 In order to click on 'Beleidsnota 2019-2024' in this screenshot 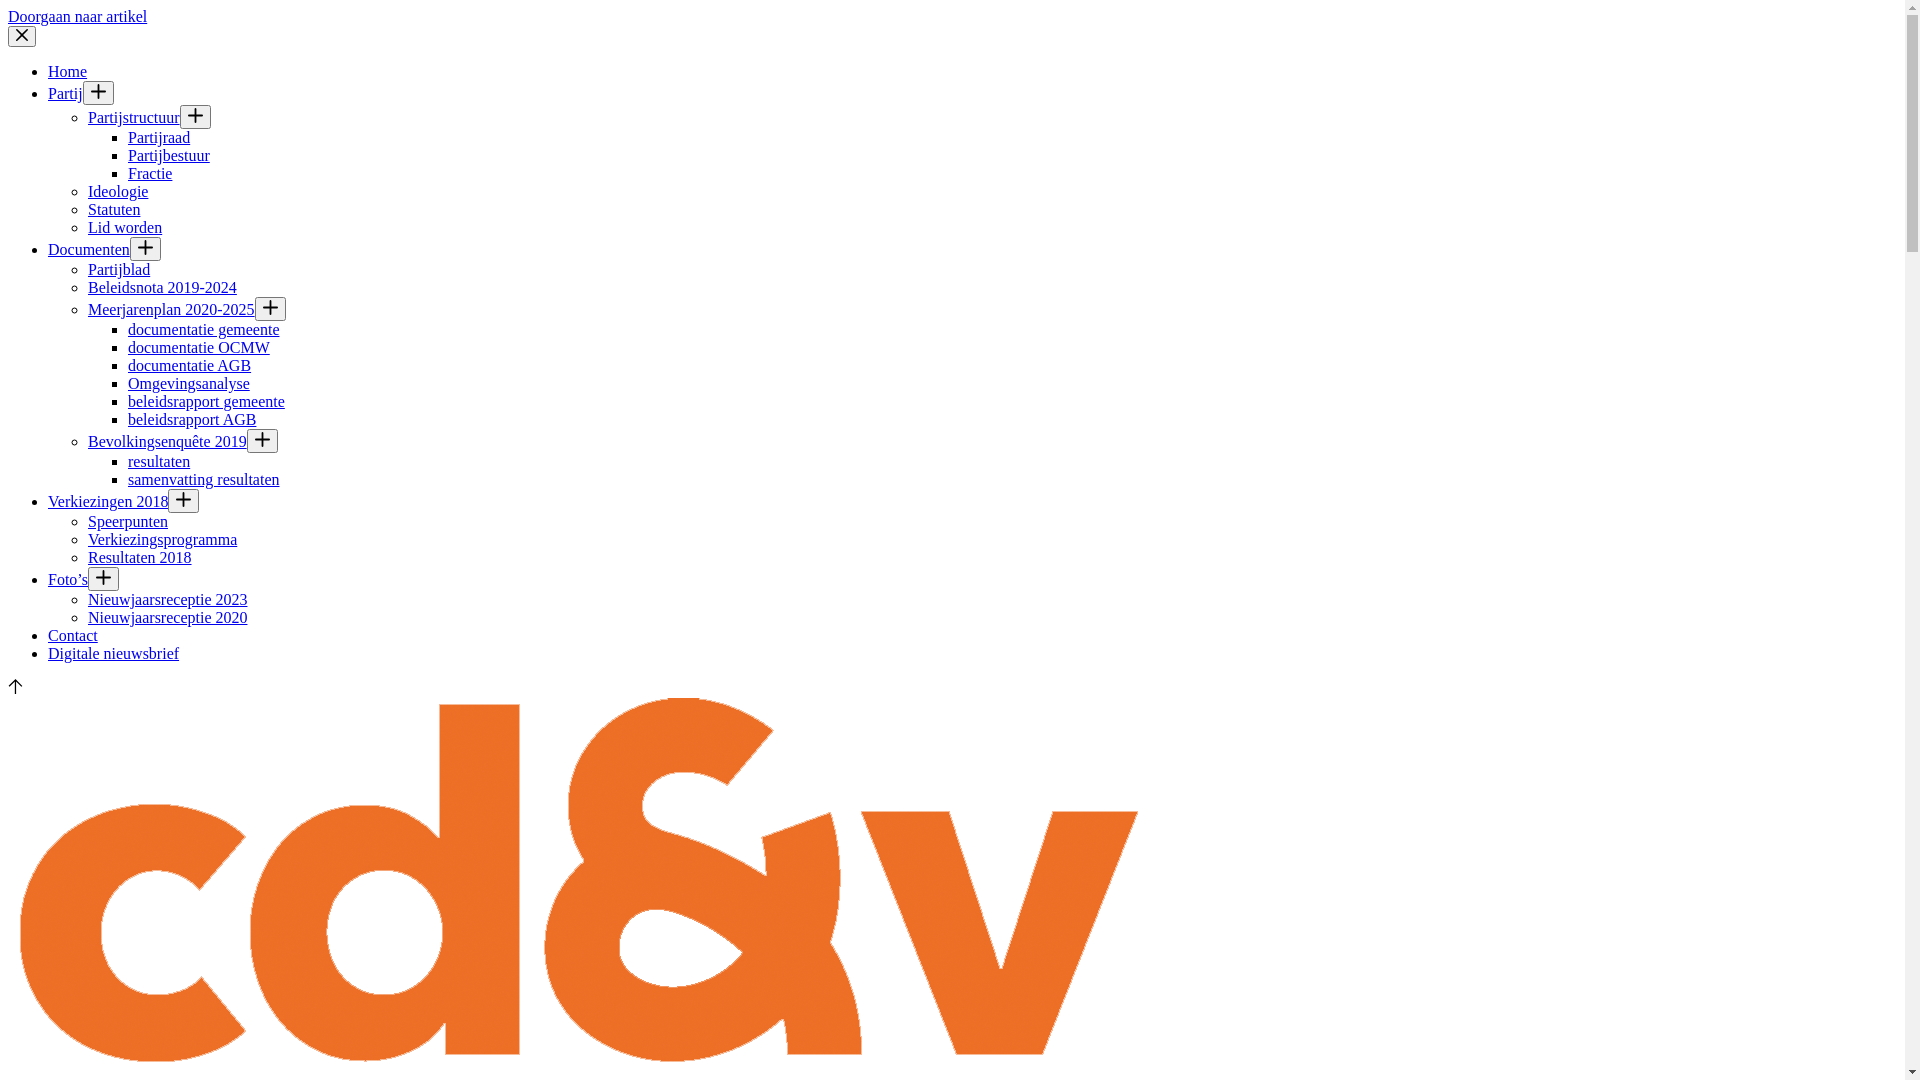, I will do `click(162, 287)`.